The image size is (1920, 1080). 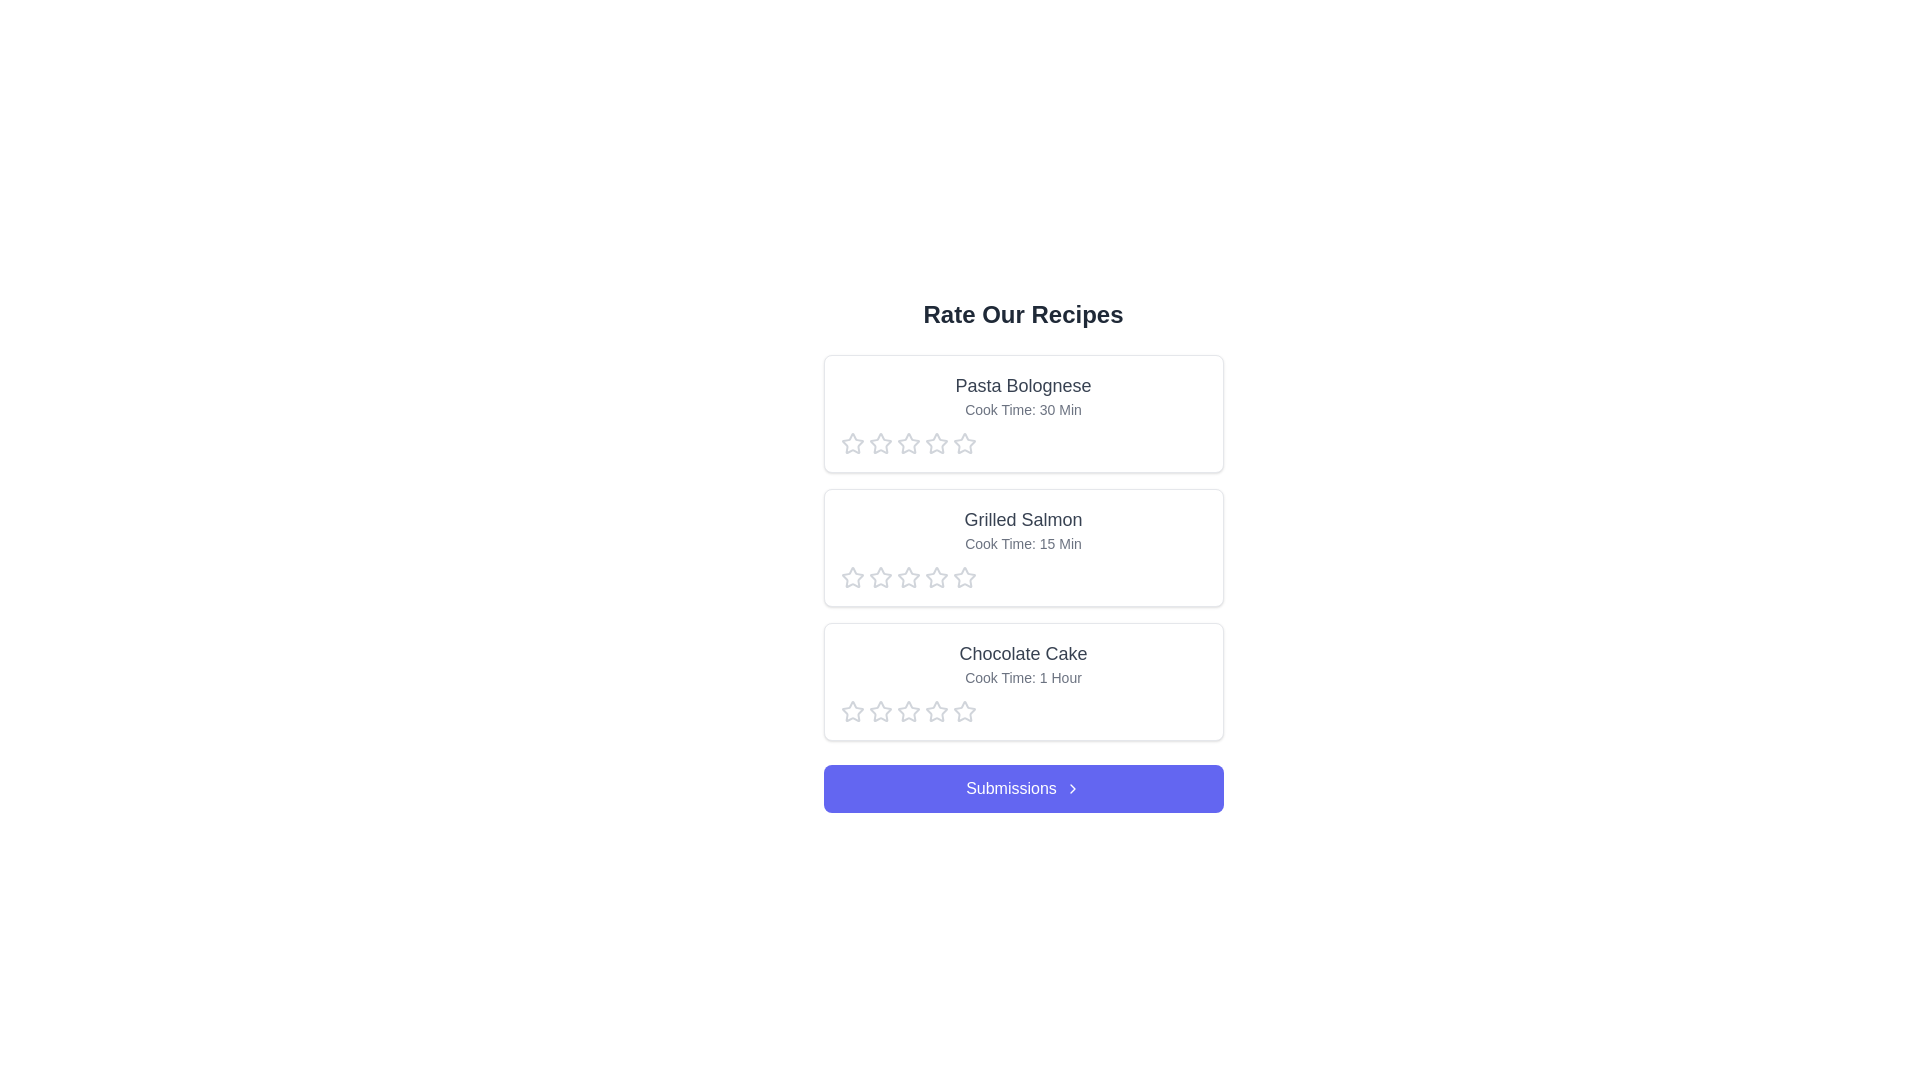 What do you see at coordinates (907, 442) in the screenshot?
I see `the star corresponding to 3 stars to preview the rating` at bounding box center [907, 442].